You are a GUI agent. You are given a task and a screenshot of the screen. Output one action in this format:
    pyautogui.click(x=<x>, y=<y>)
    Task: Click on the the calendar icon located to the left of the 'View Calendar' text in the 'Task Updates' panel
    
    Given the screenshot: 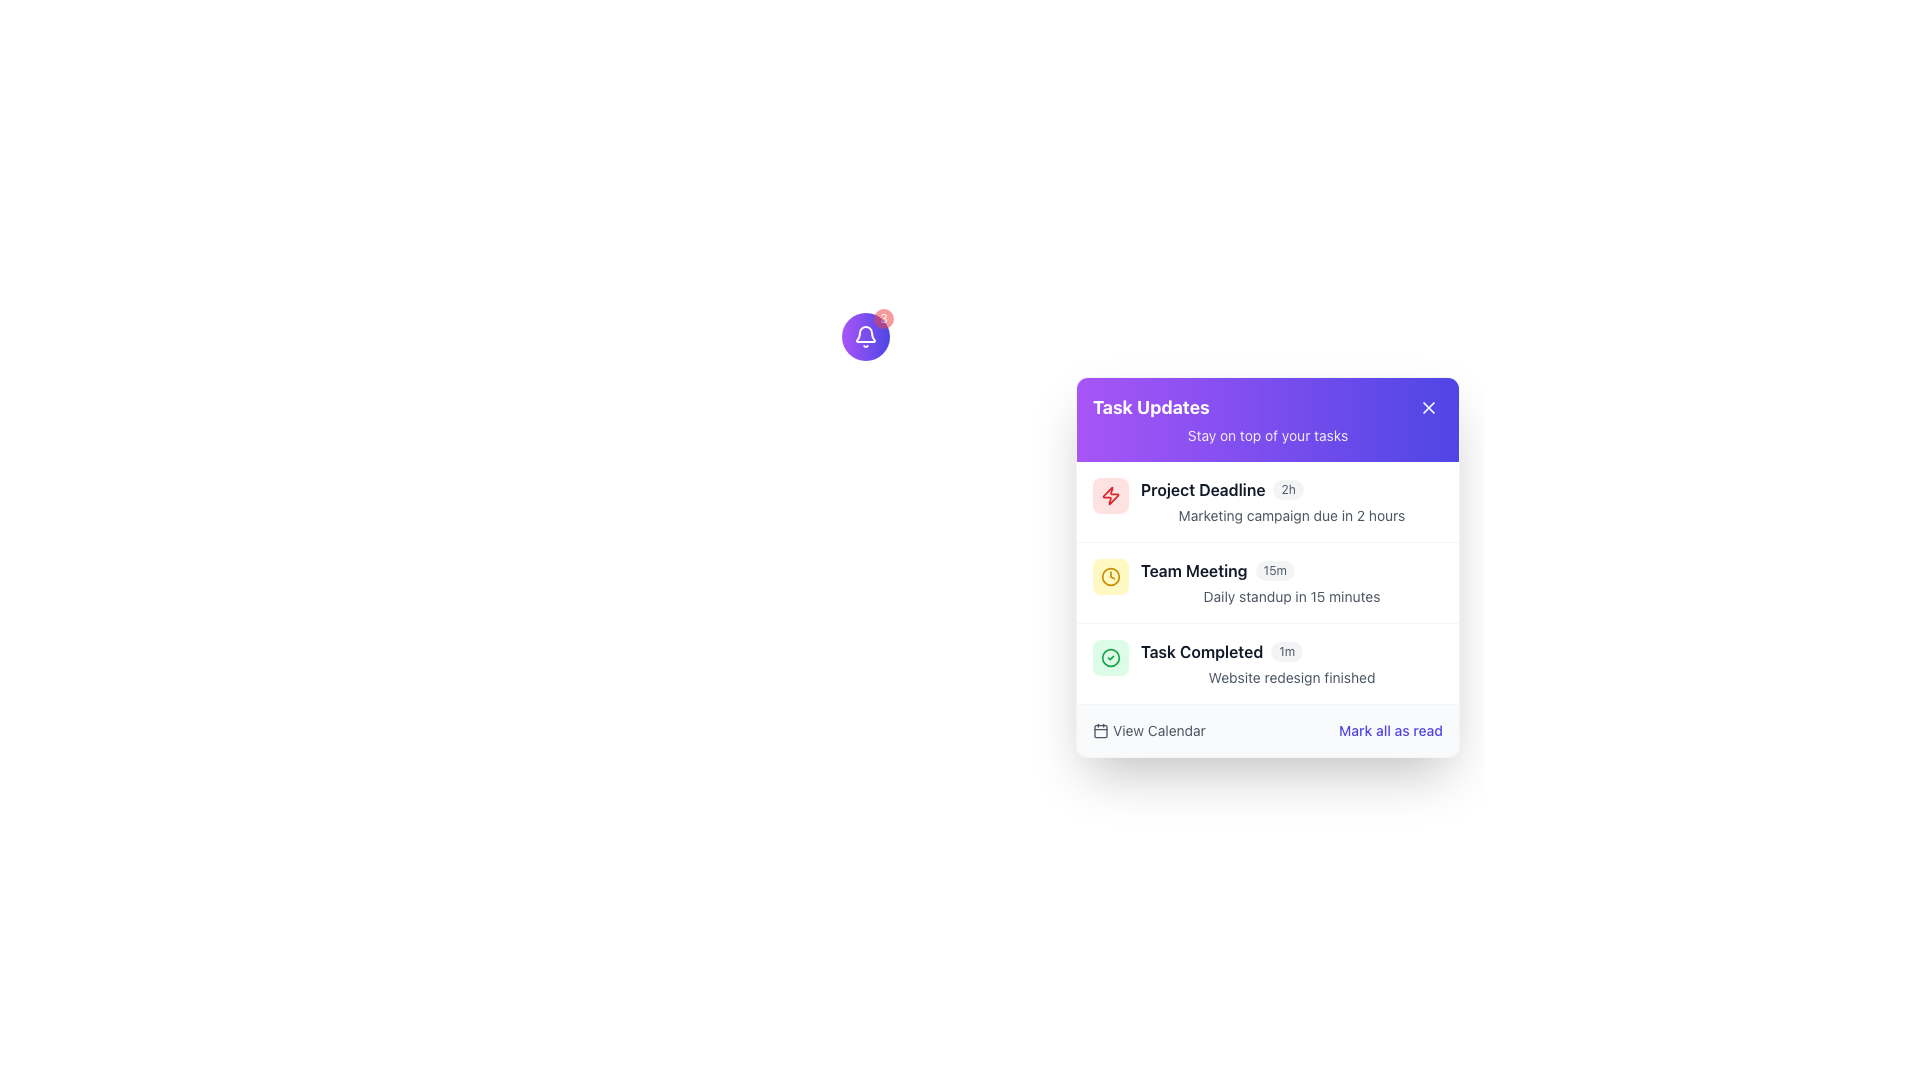 What is the action you would take?
    pyautogui.click(x=1099, y=731)
    